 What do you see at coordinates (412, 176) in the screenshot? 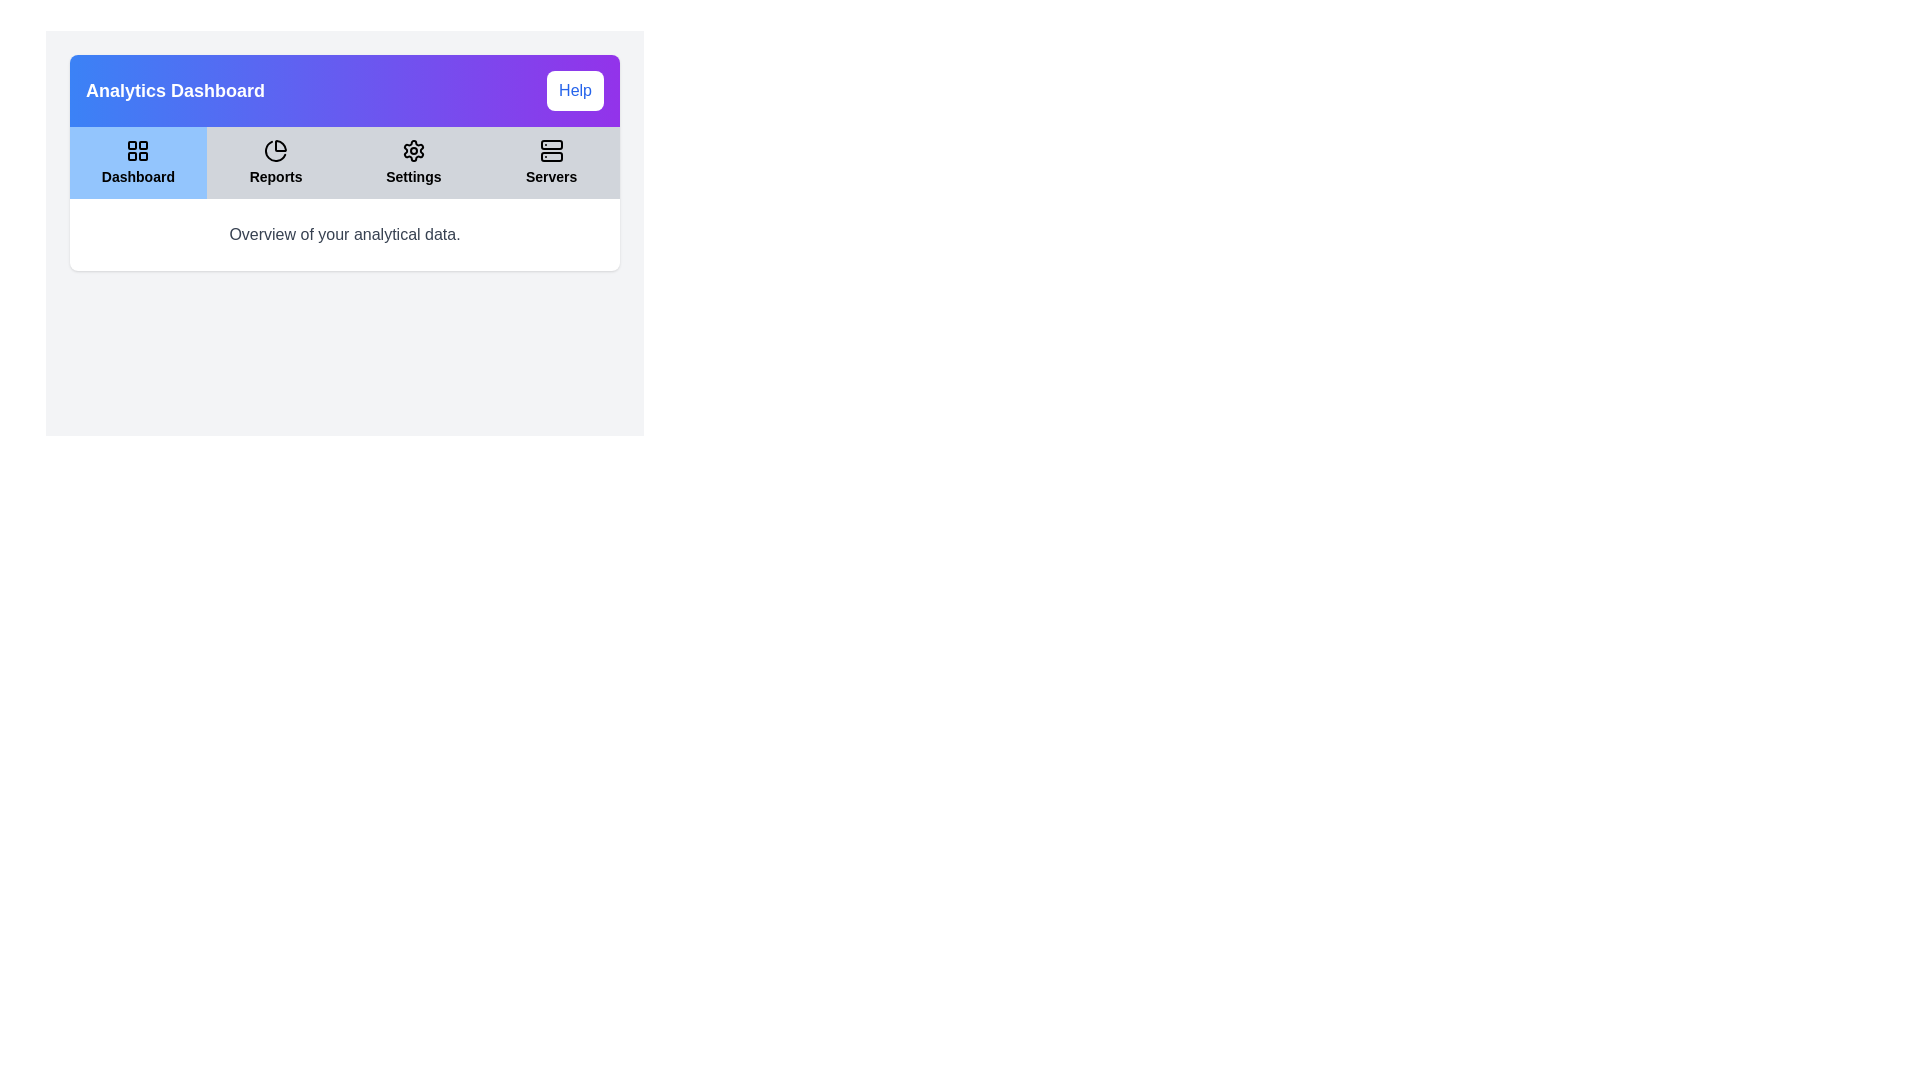
I see `the settings label located beneath the gear icon in the navigation bar to identify its function` at bounding box center [412, 176].